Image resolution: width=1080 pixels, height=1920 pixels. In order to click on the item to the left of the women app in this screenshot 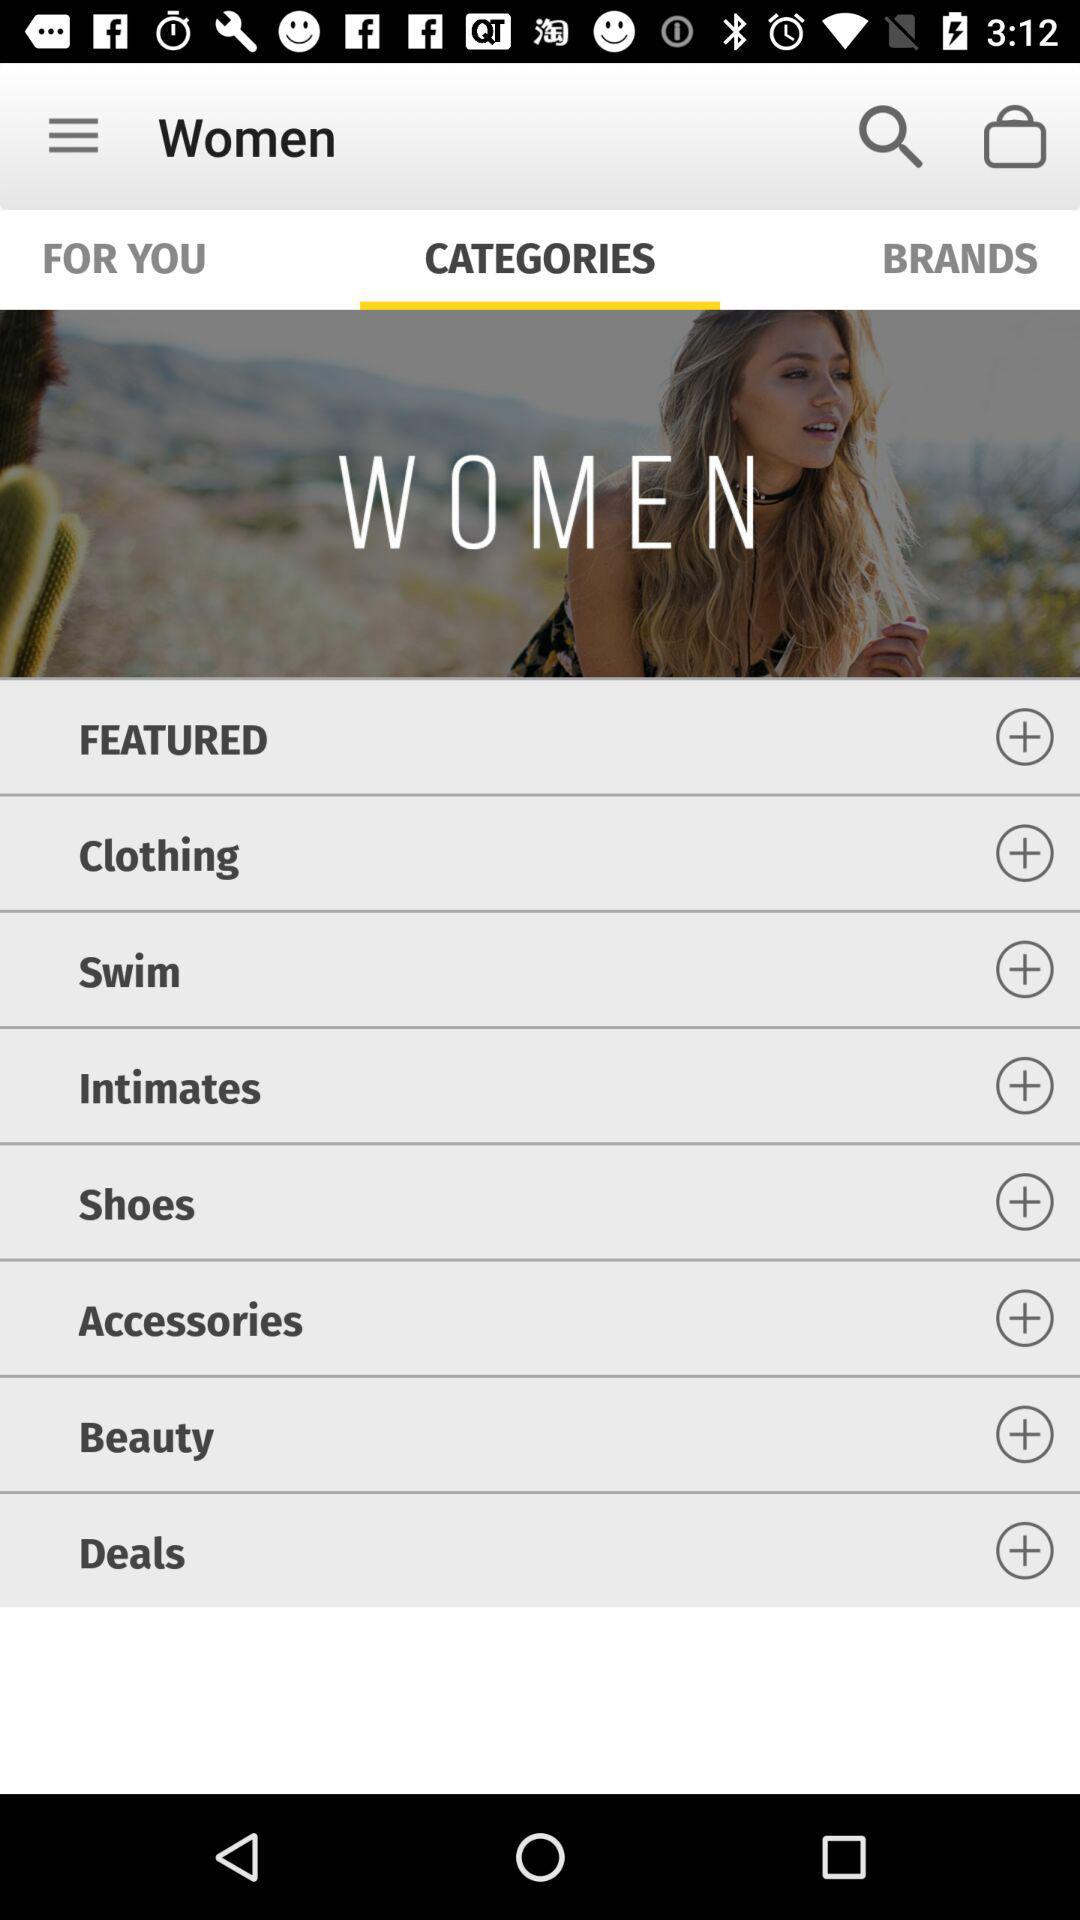, I will do `click(72, 135)`.